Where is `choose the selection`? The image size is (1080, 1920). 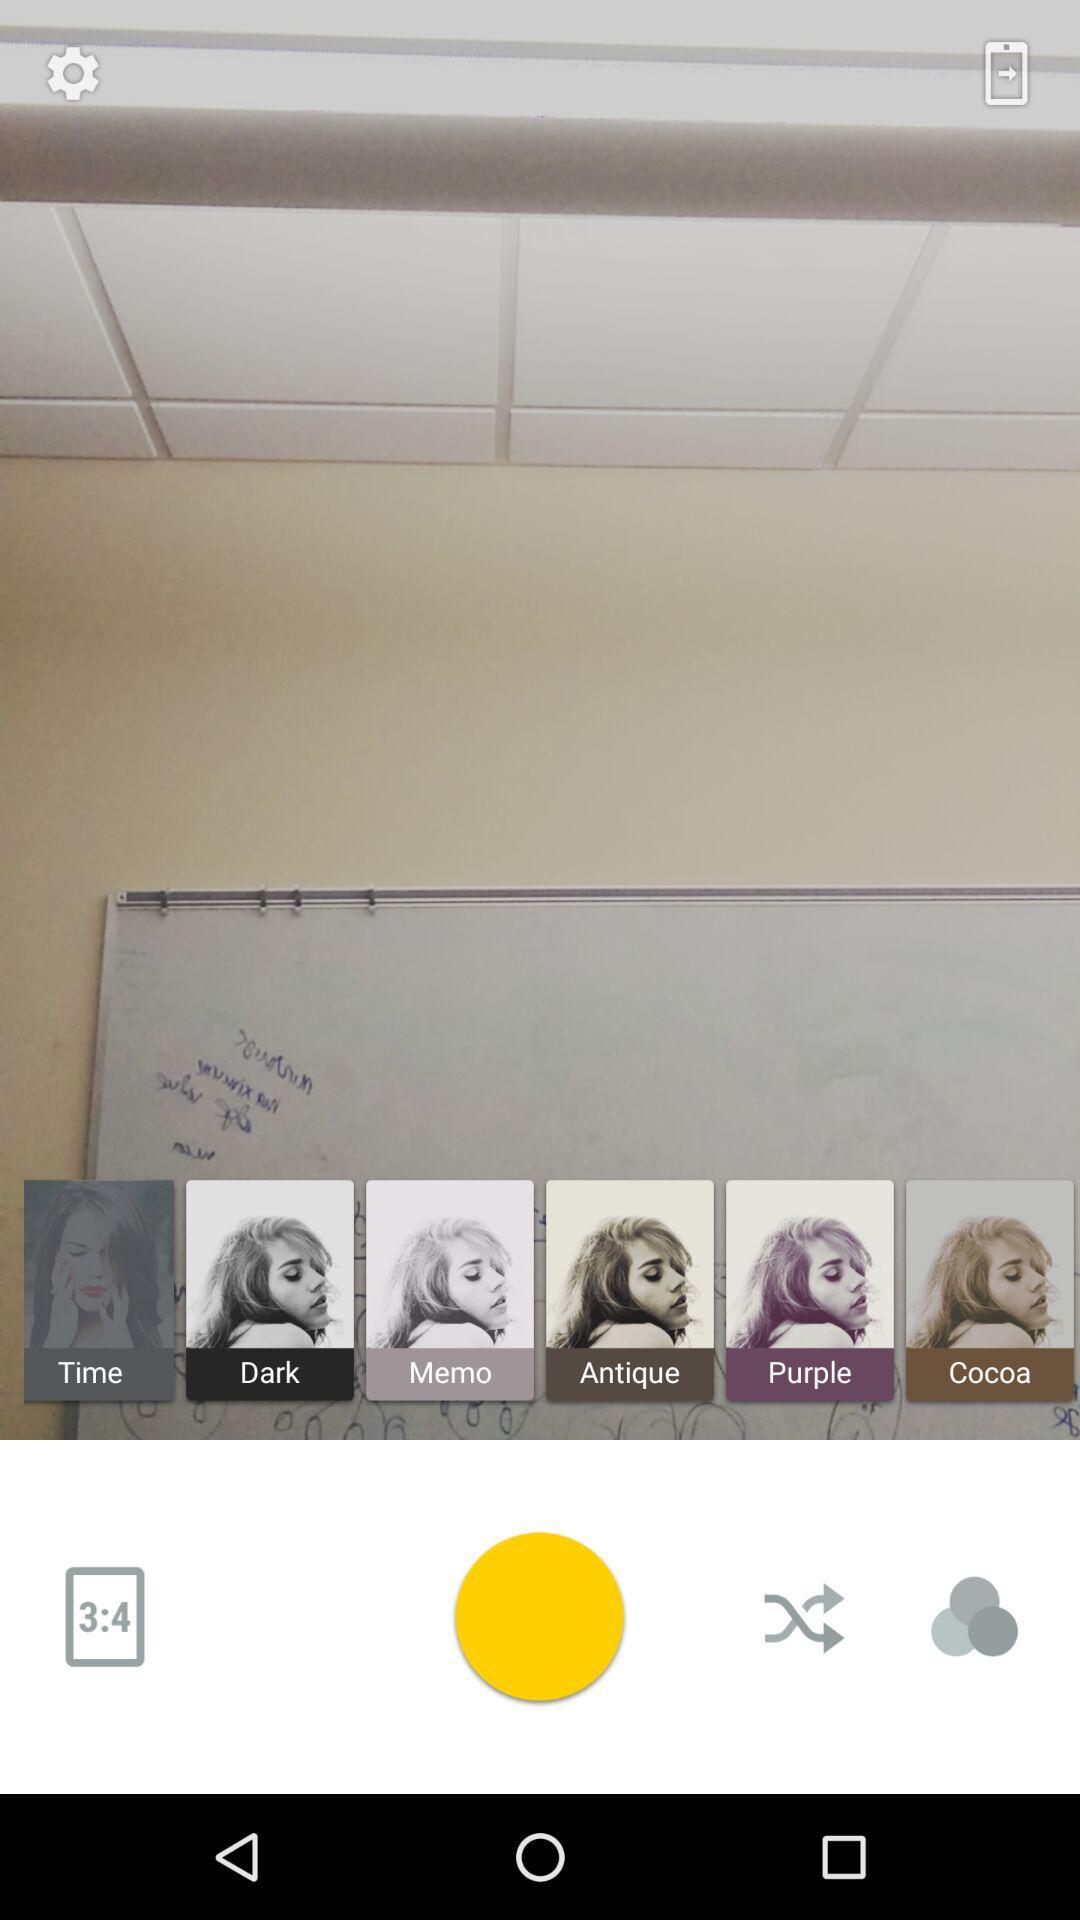 choose the selection is located at coordinates (974, 1617).